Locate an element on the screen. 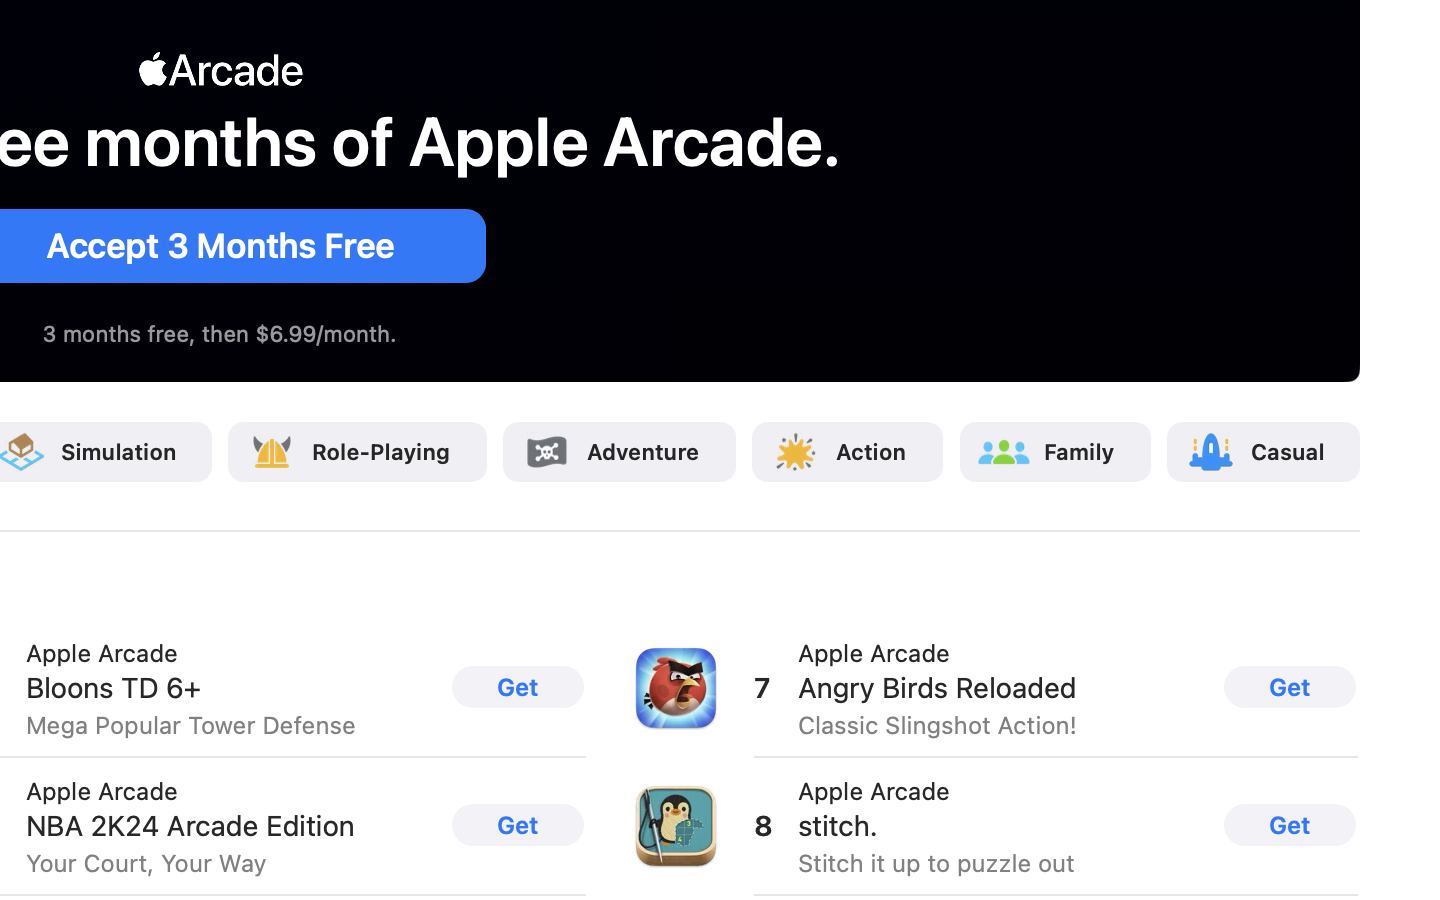  'Action' is located at coordinates (871, 450).